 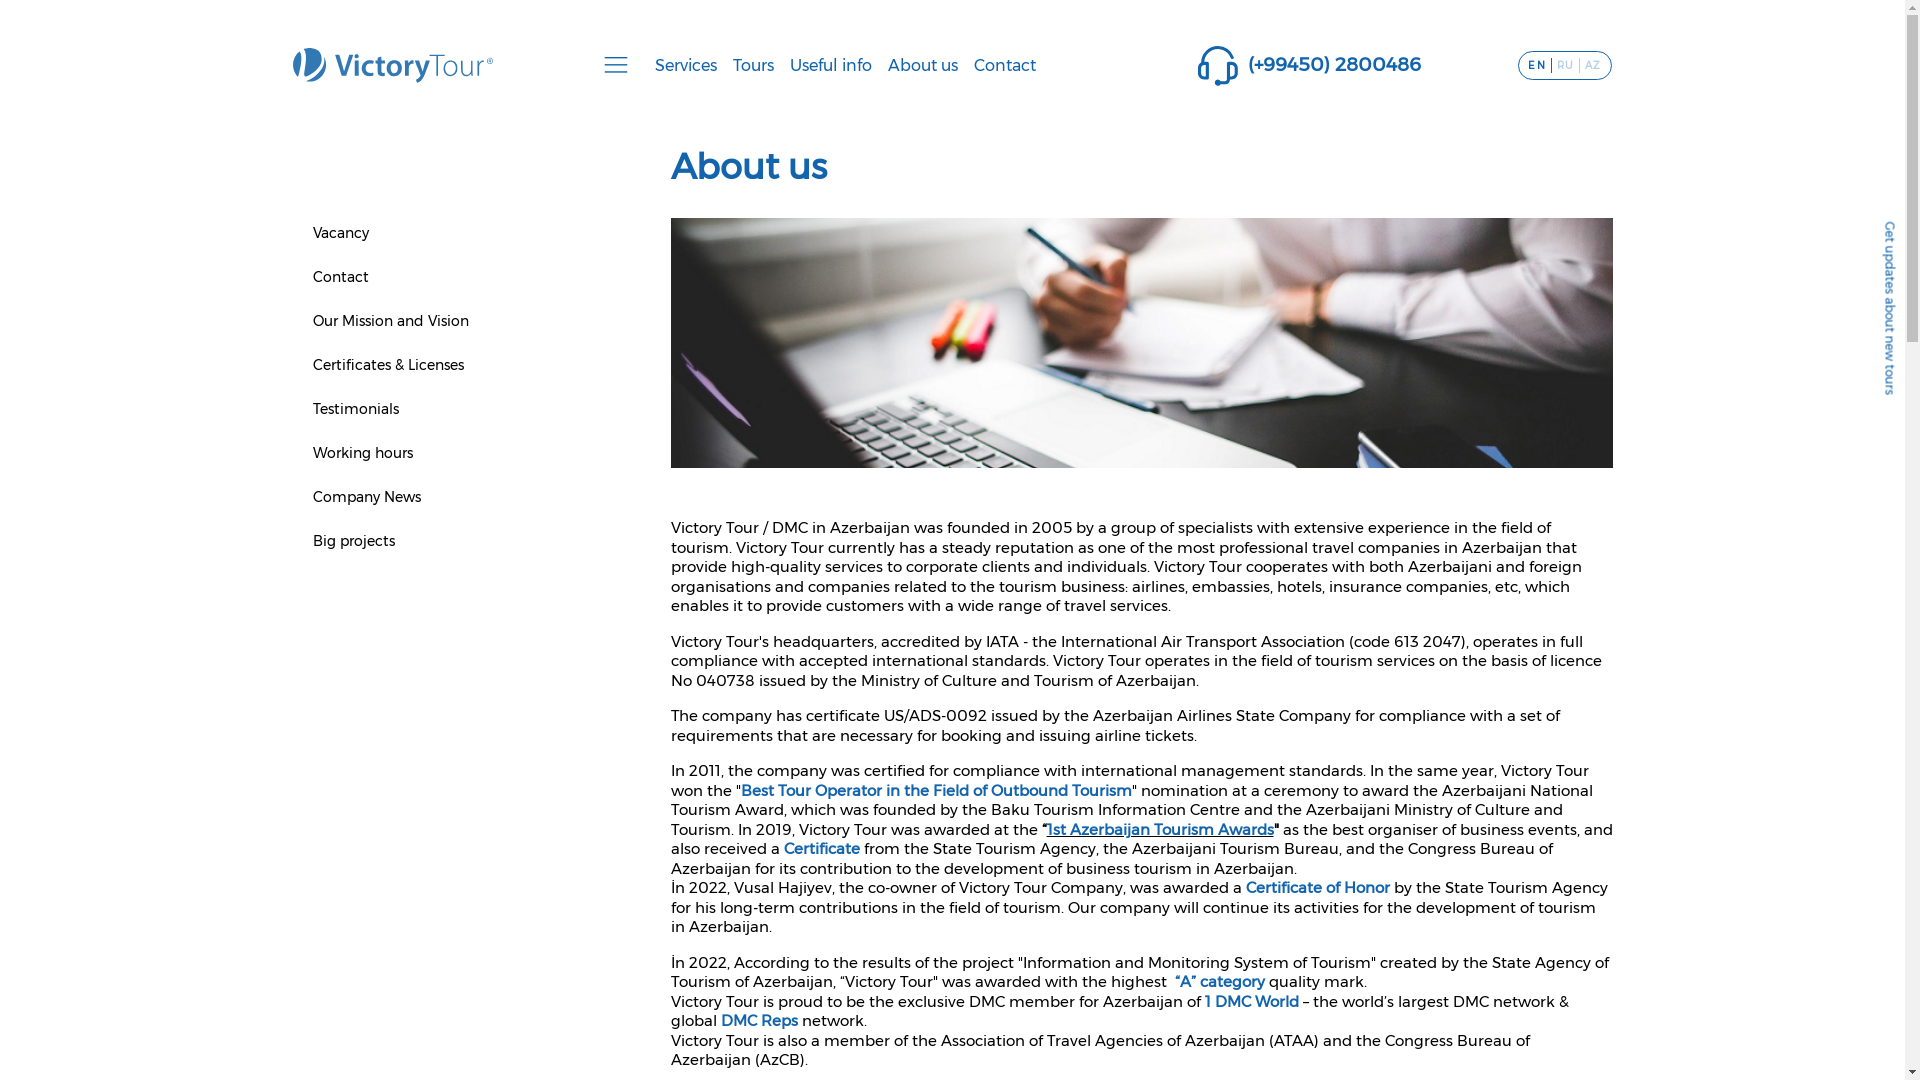 I want to click on 'Tours', so click(x=723, y=64).